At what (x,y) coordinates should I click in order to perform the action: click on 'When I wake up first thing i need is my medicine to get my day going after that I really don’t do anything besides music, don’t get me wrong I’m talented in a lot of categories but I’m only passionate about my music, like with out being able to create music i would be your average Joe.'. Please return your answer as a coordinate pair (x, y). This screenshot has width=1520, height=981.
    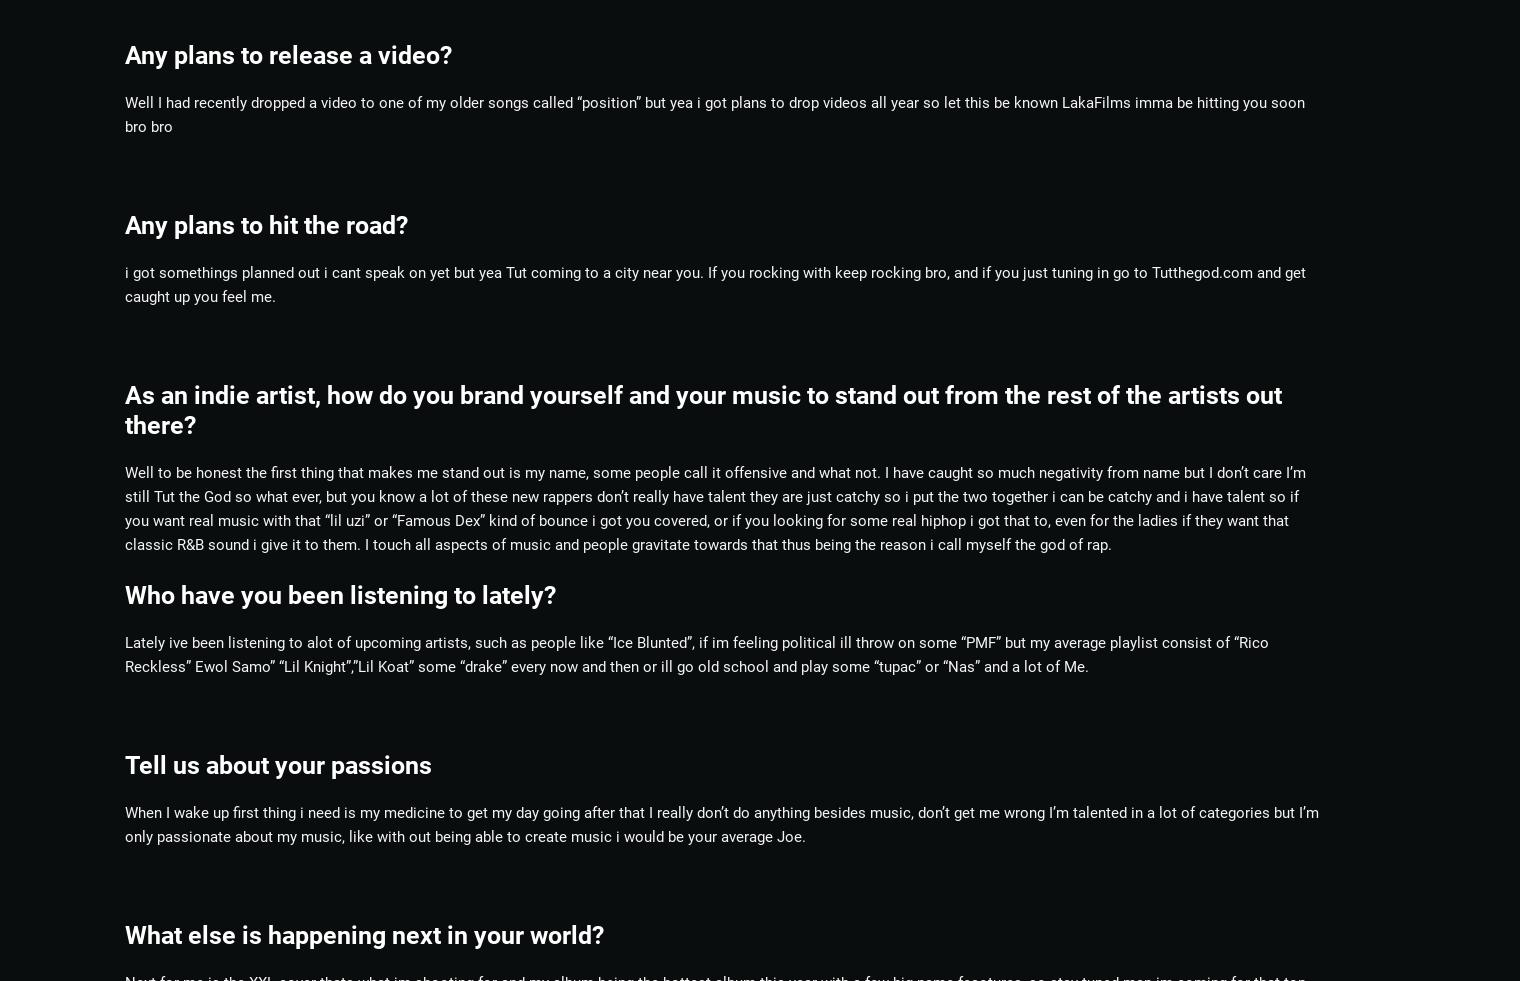
    Looking at the image, I should click on (722, 824).